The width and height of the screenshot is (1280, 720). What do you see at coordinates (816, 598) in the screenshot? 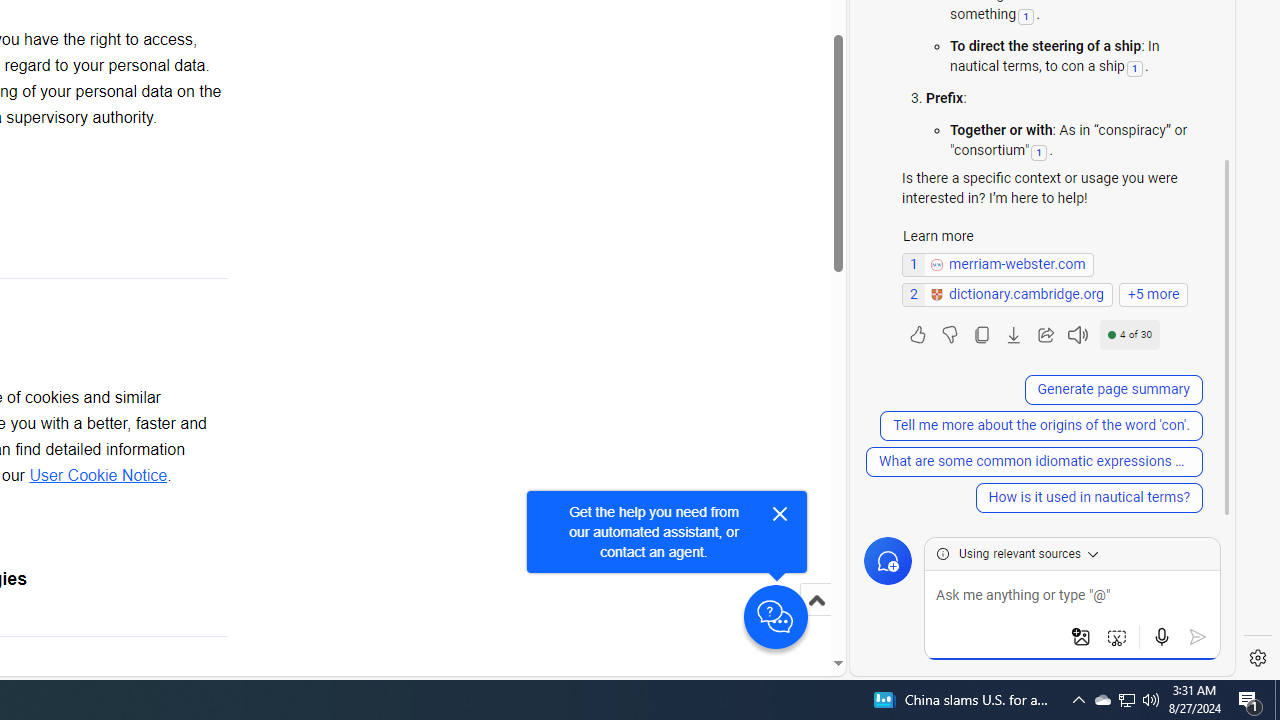
I see `'Scroll to top'` at bounding box center [816, 598].